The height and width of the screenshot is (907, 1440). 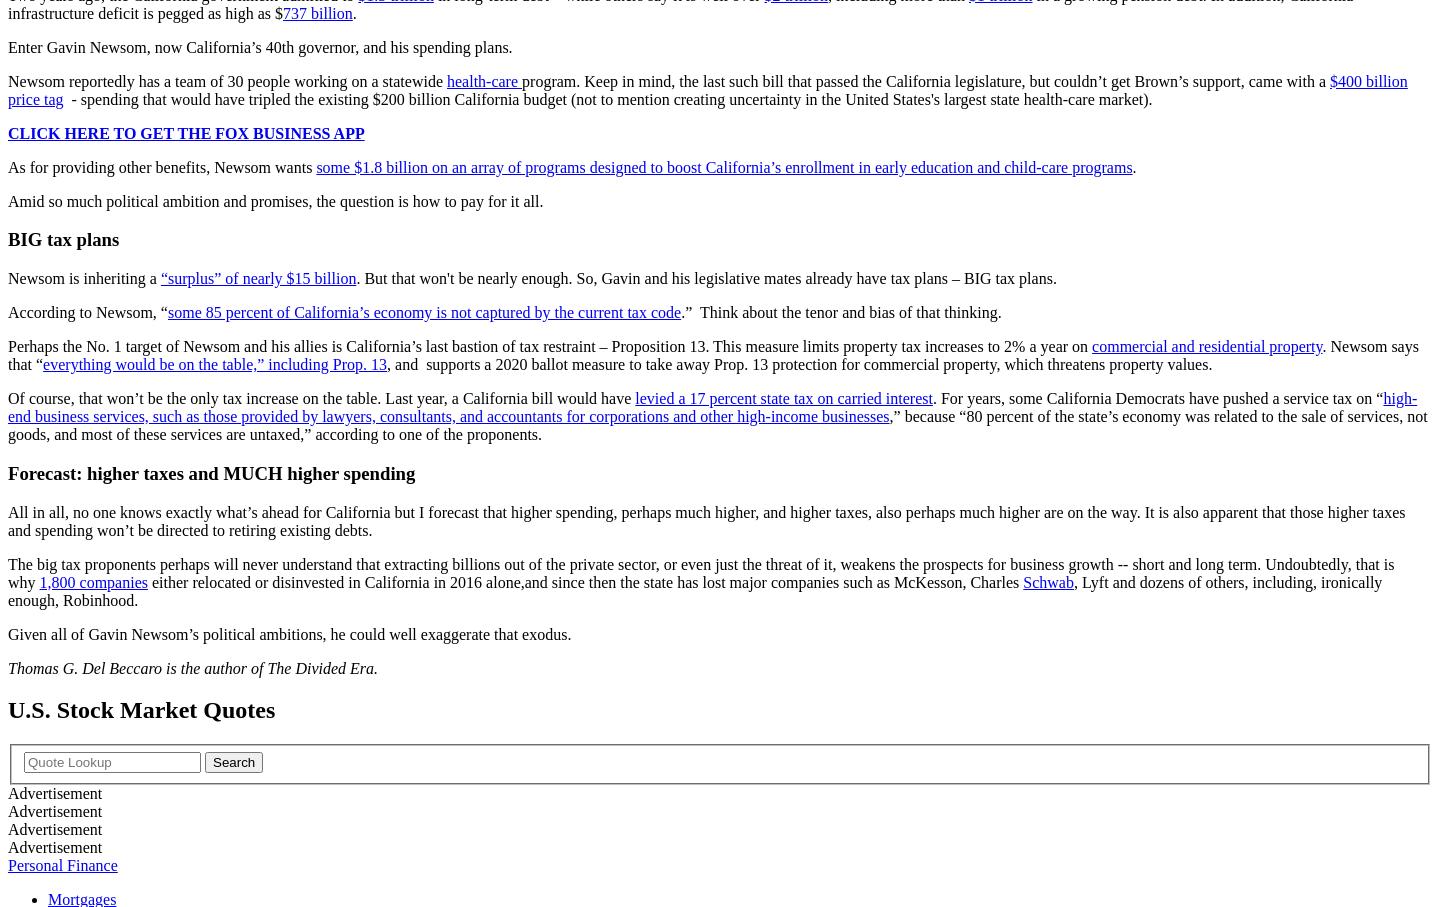 What do you see at coordinates (161, 165) in the screenshot?
I see `'As for providing other benefits, Newsom wants'` at bounding box center [161, 165].